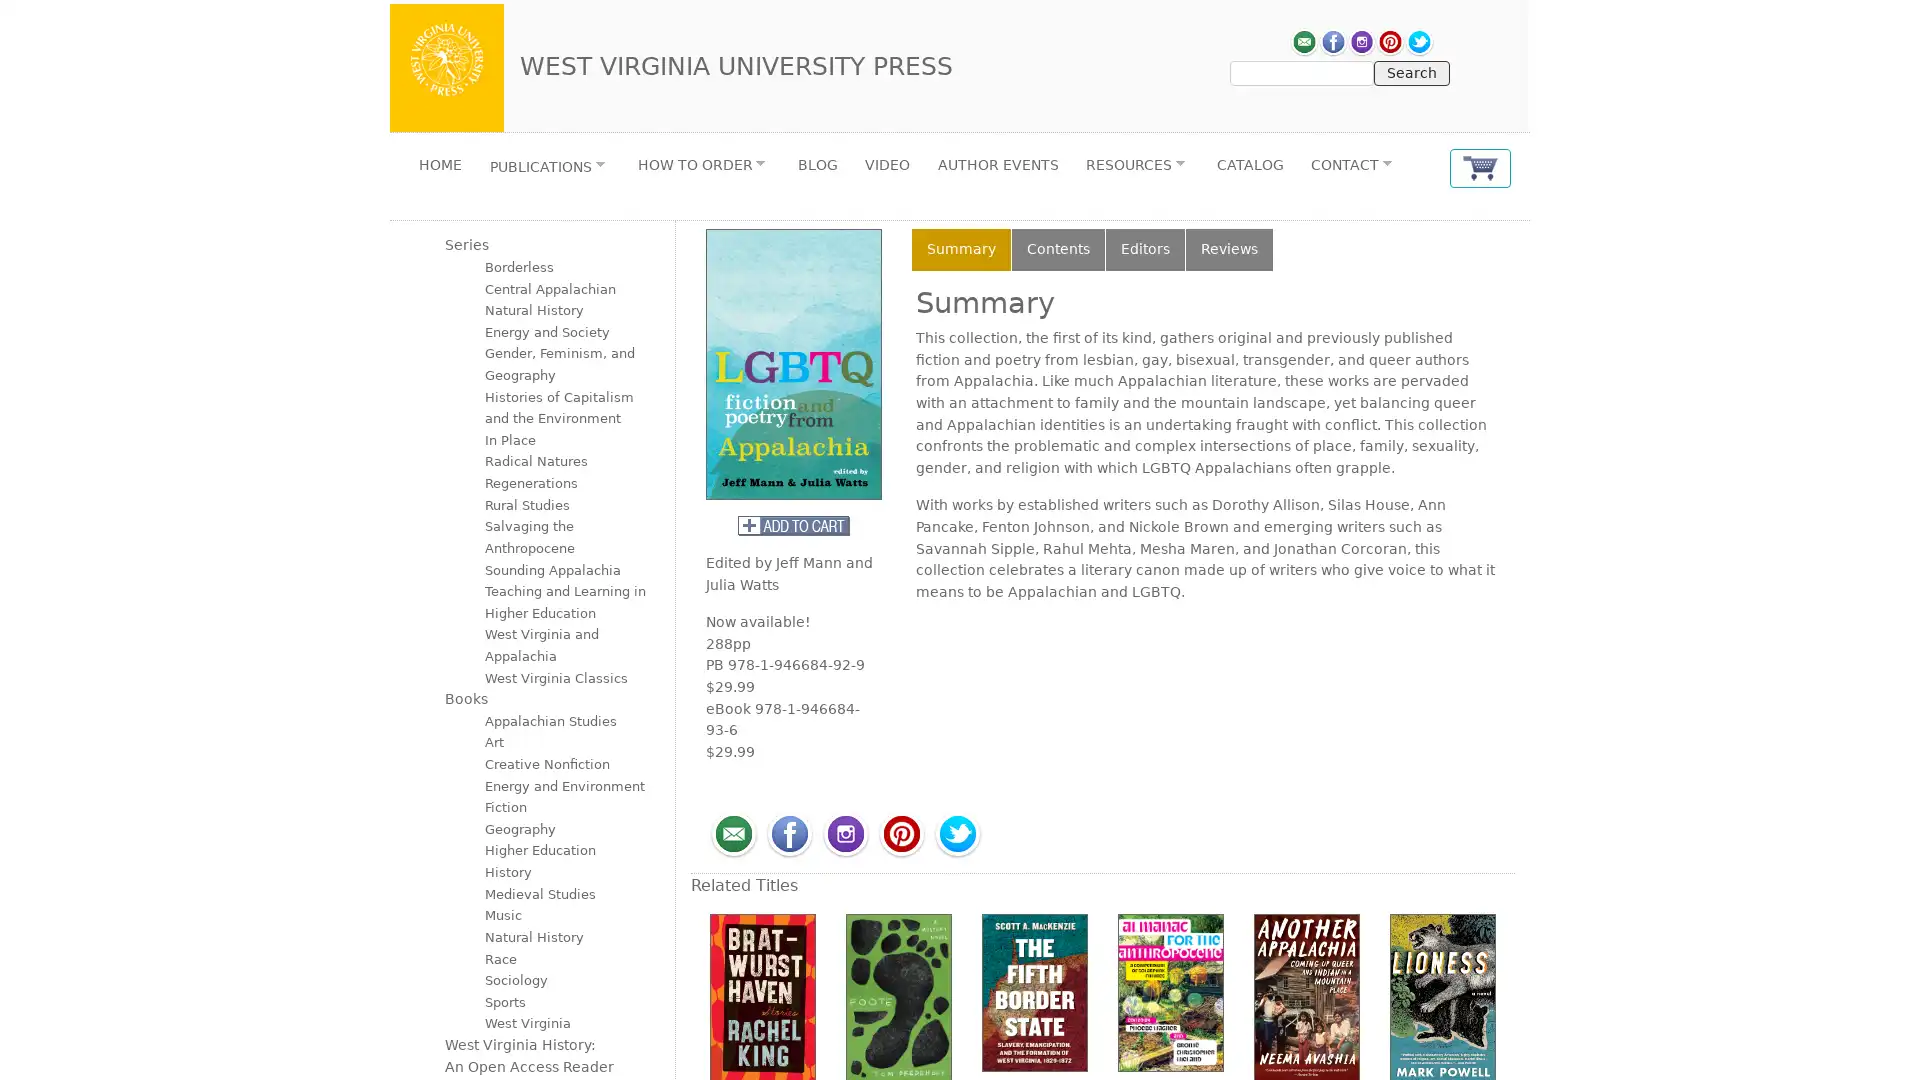  What do you see at coordinates (1480, 167) in the screenshot?
I see `Shopping Cart` at bounding box center [1480, 167].